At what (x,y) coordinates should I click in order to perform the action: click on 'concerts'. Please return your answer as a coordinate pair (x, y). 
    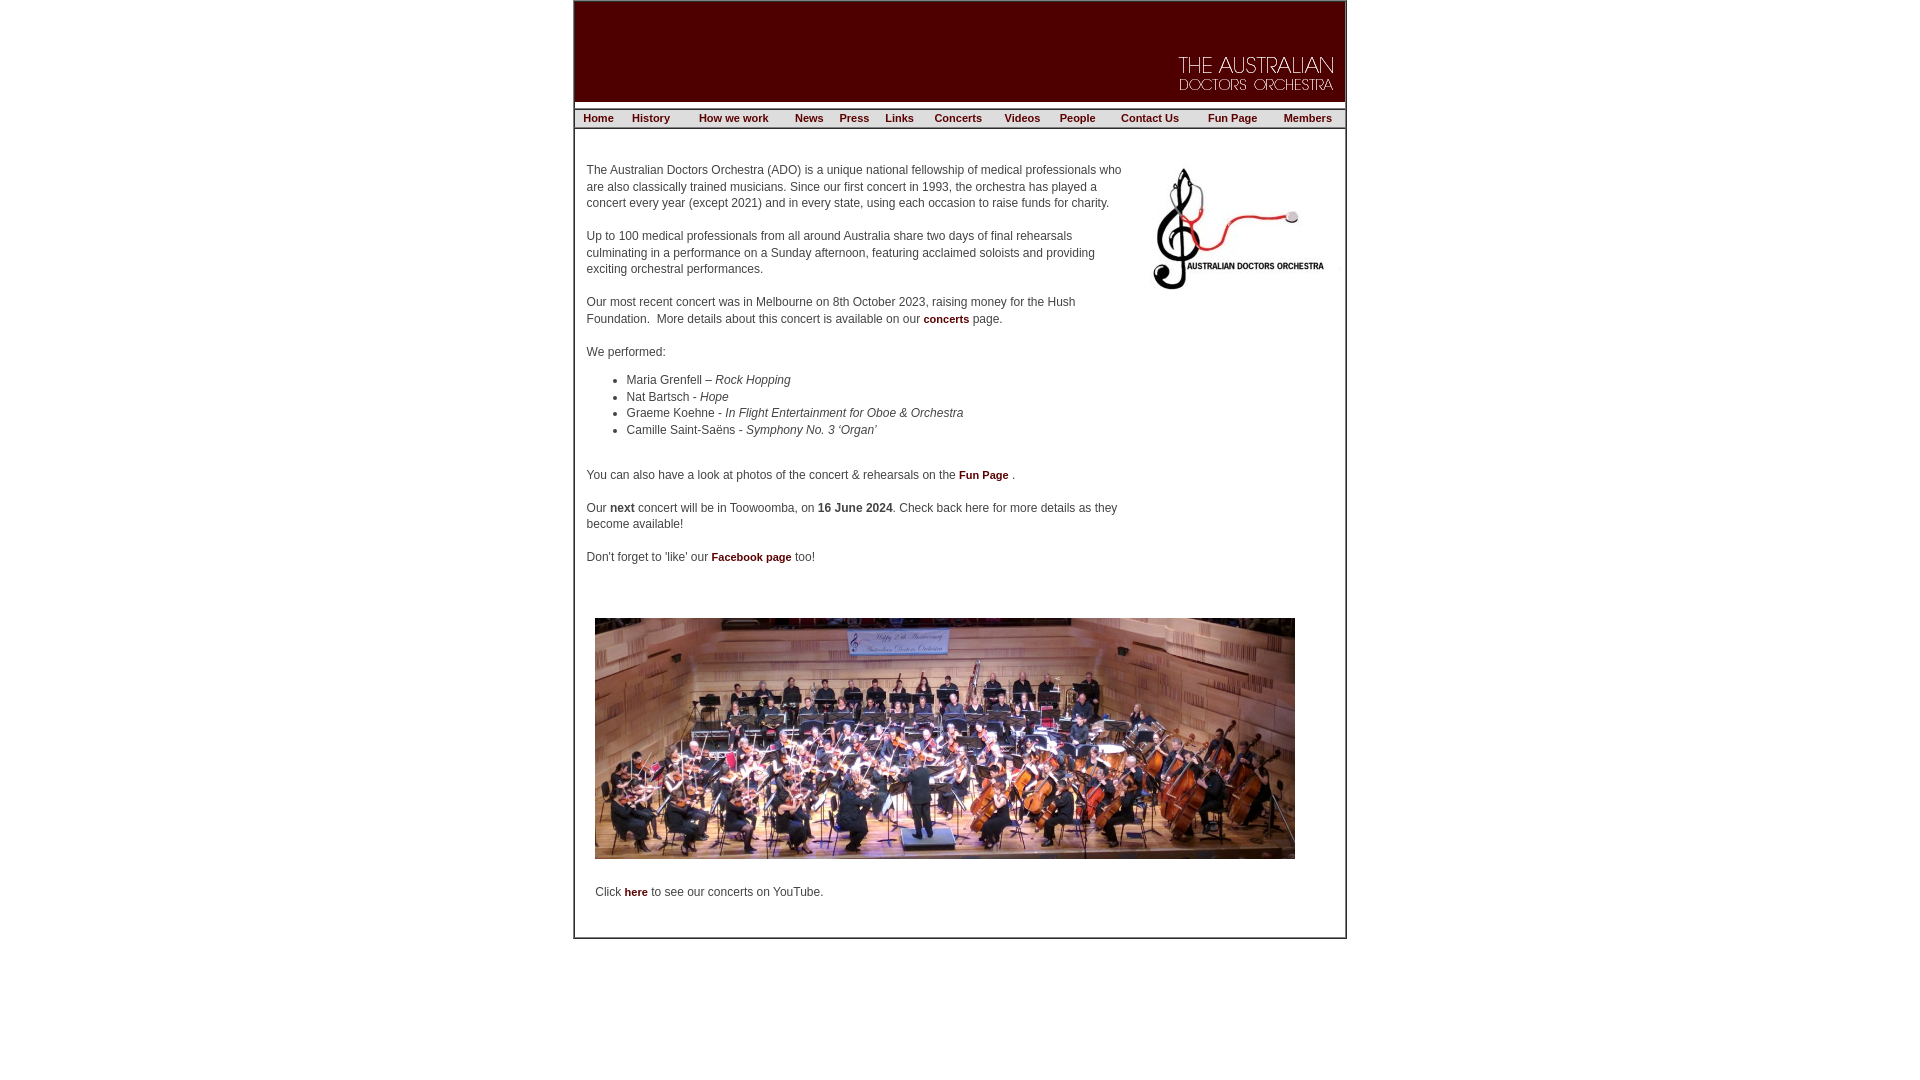
    Looking at the image, I should click on (944, 316).